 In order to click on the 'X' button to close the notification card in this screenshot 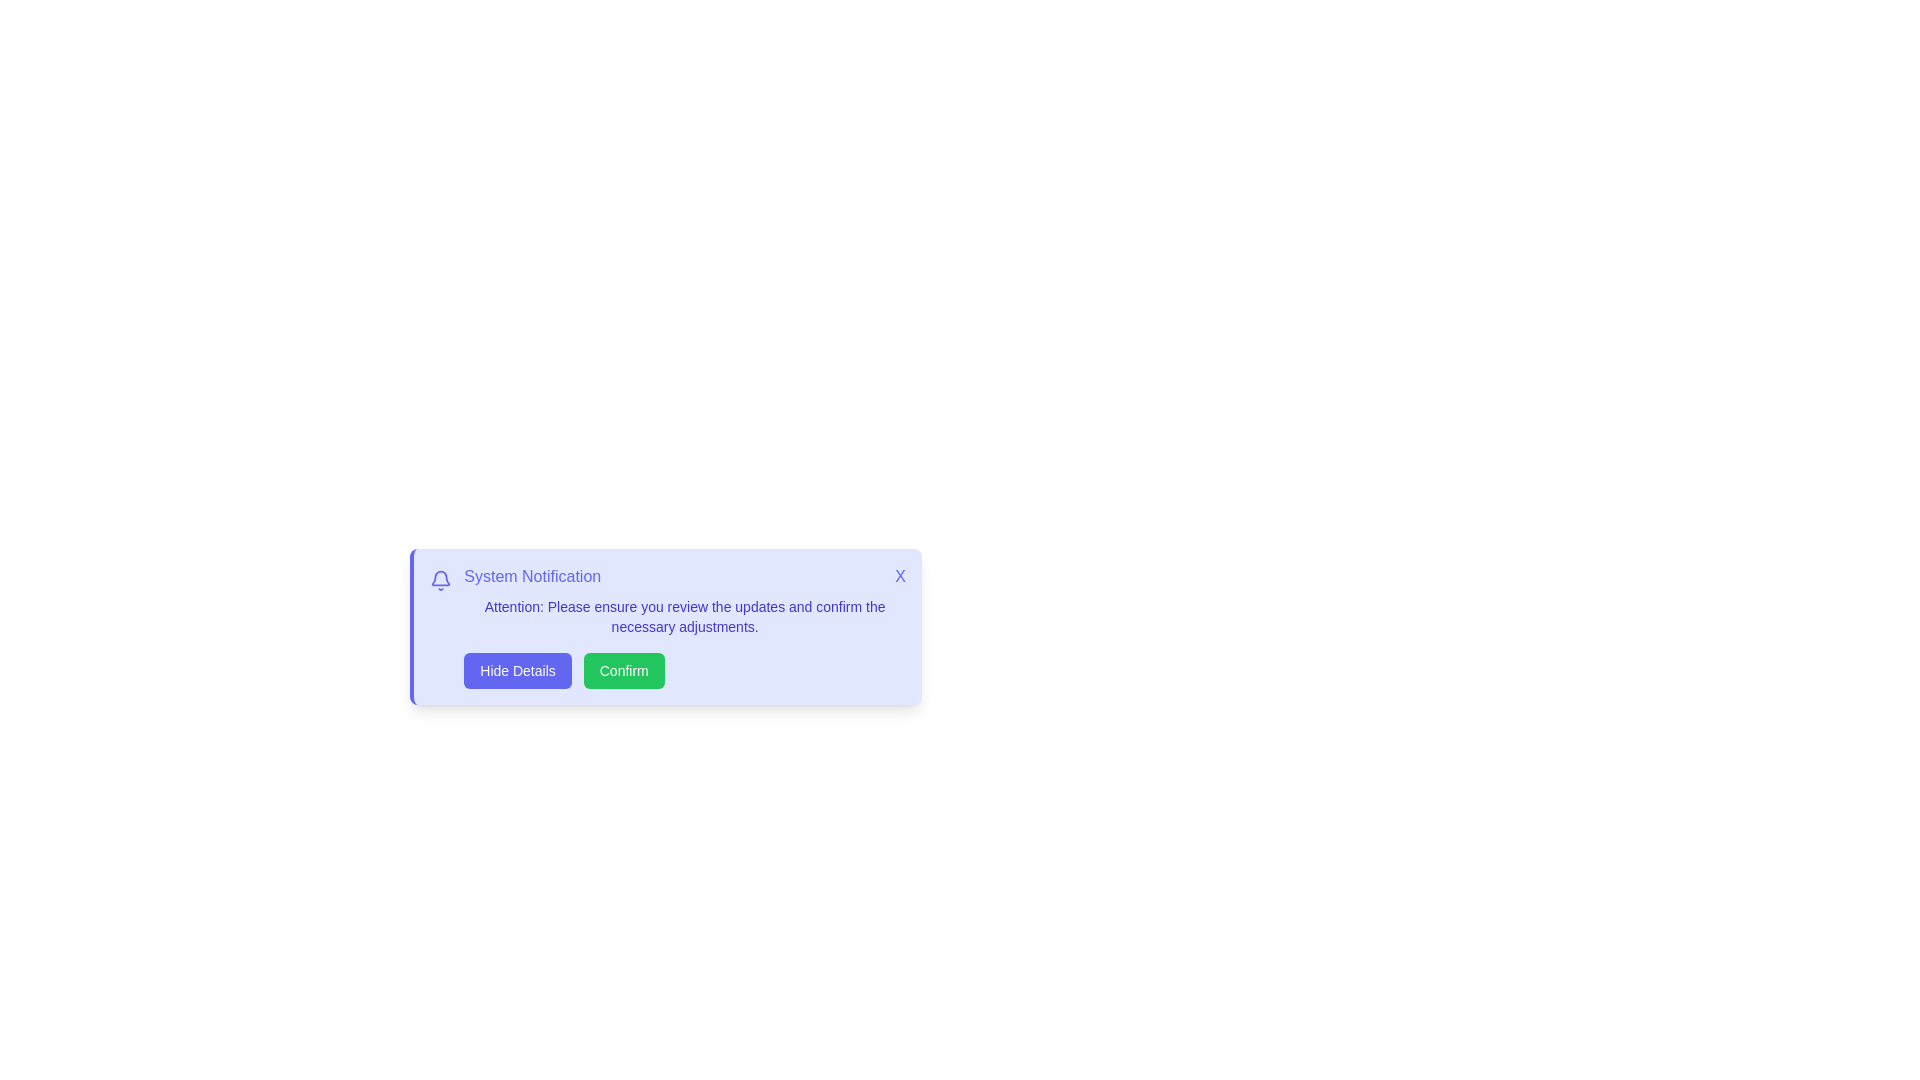, I will do `click(899, 577)`.